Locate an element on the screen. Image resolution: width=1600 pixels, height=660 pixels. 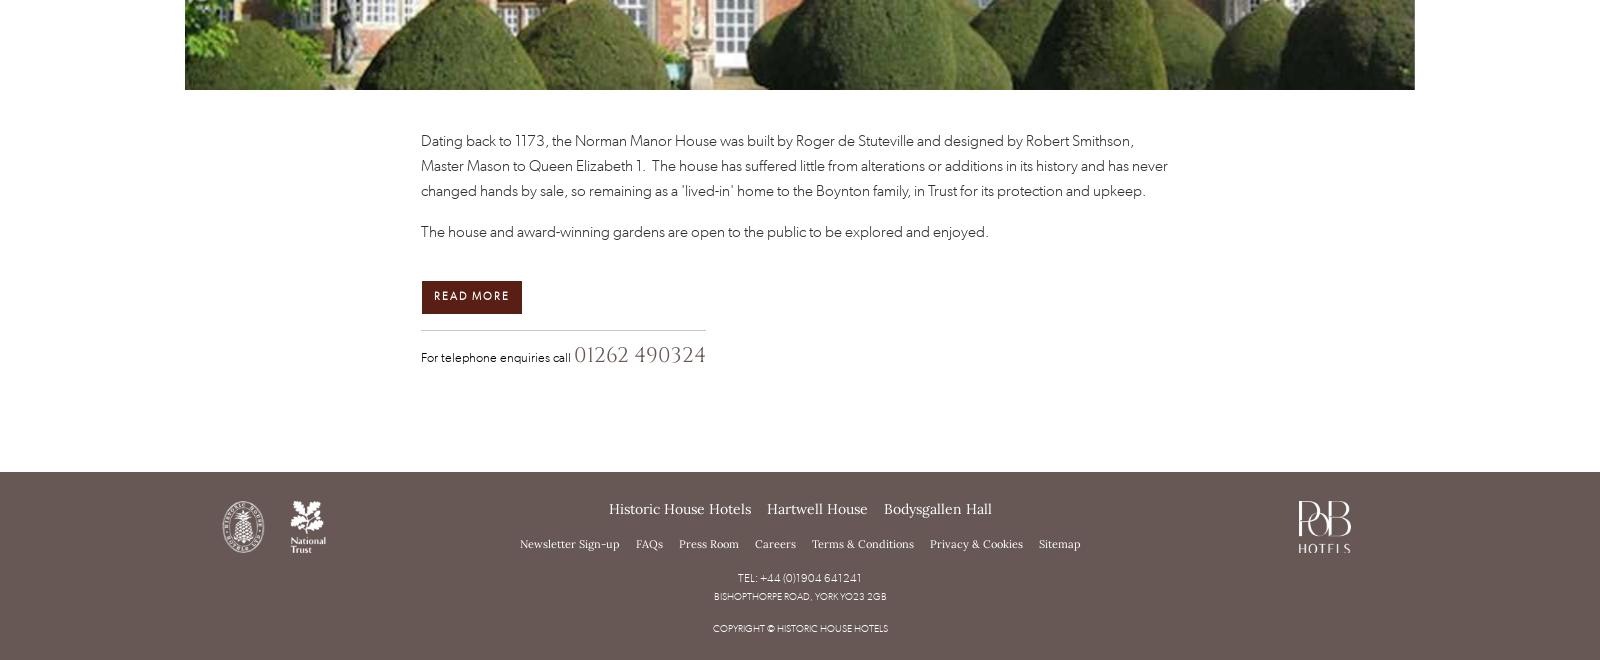
'Newsletter Sign-up' is located at coordinates (567, 542).